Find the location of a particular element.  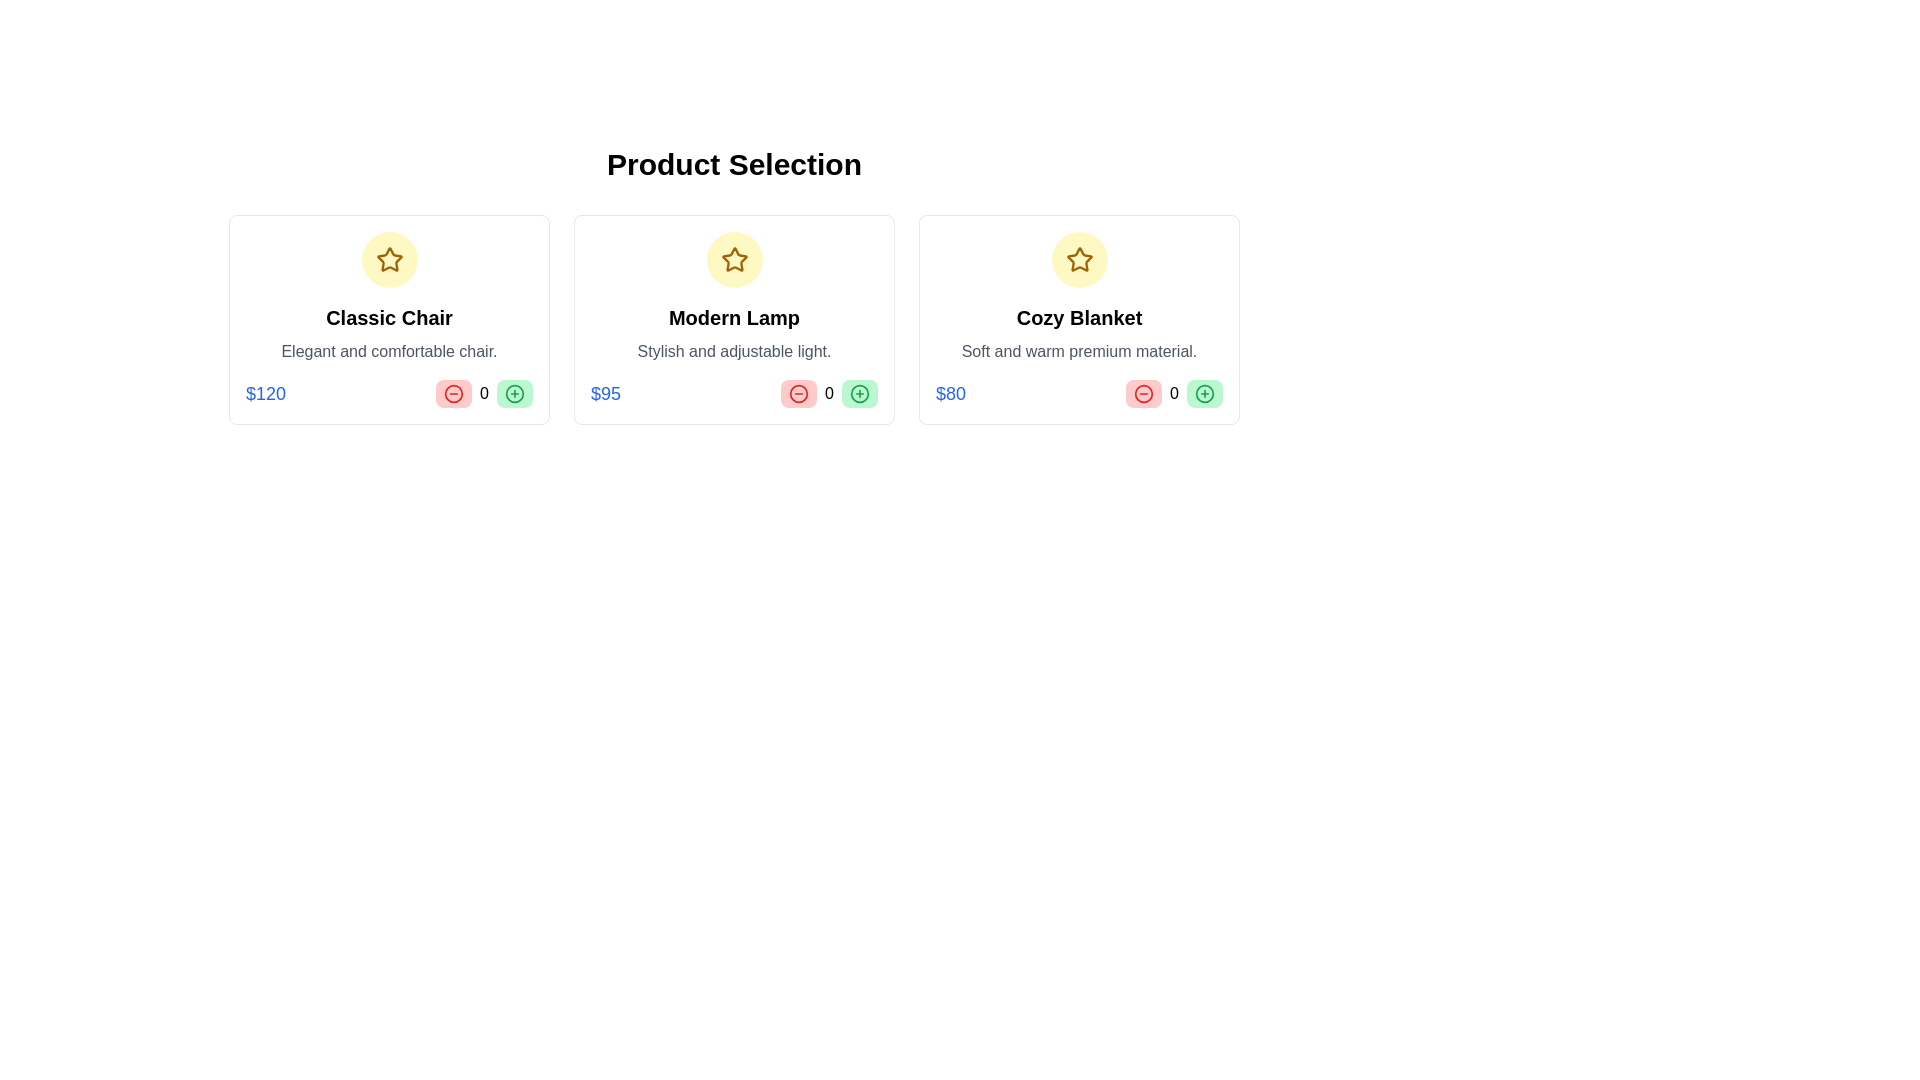

the text snippet reading 'Elegant and comfortable chair.' which is styled in muted gray color and located within the first product listing card, positioned below 'Classic Chair' is located at coordinates (389, 350).